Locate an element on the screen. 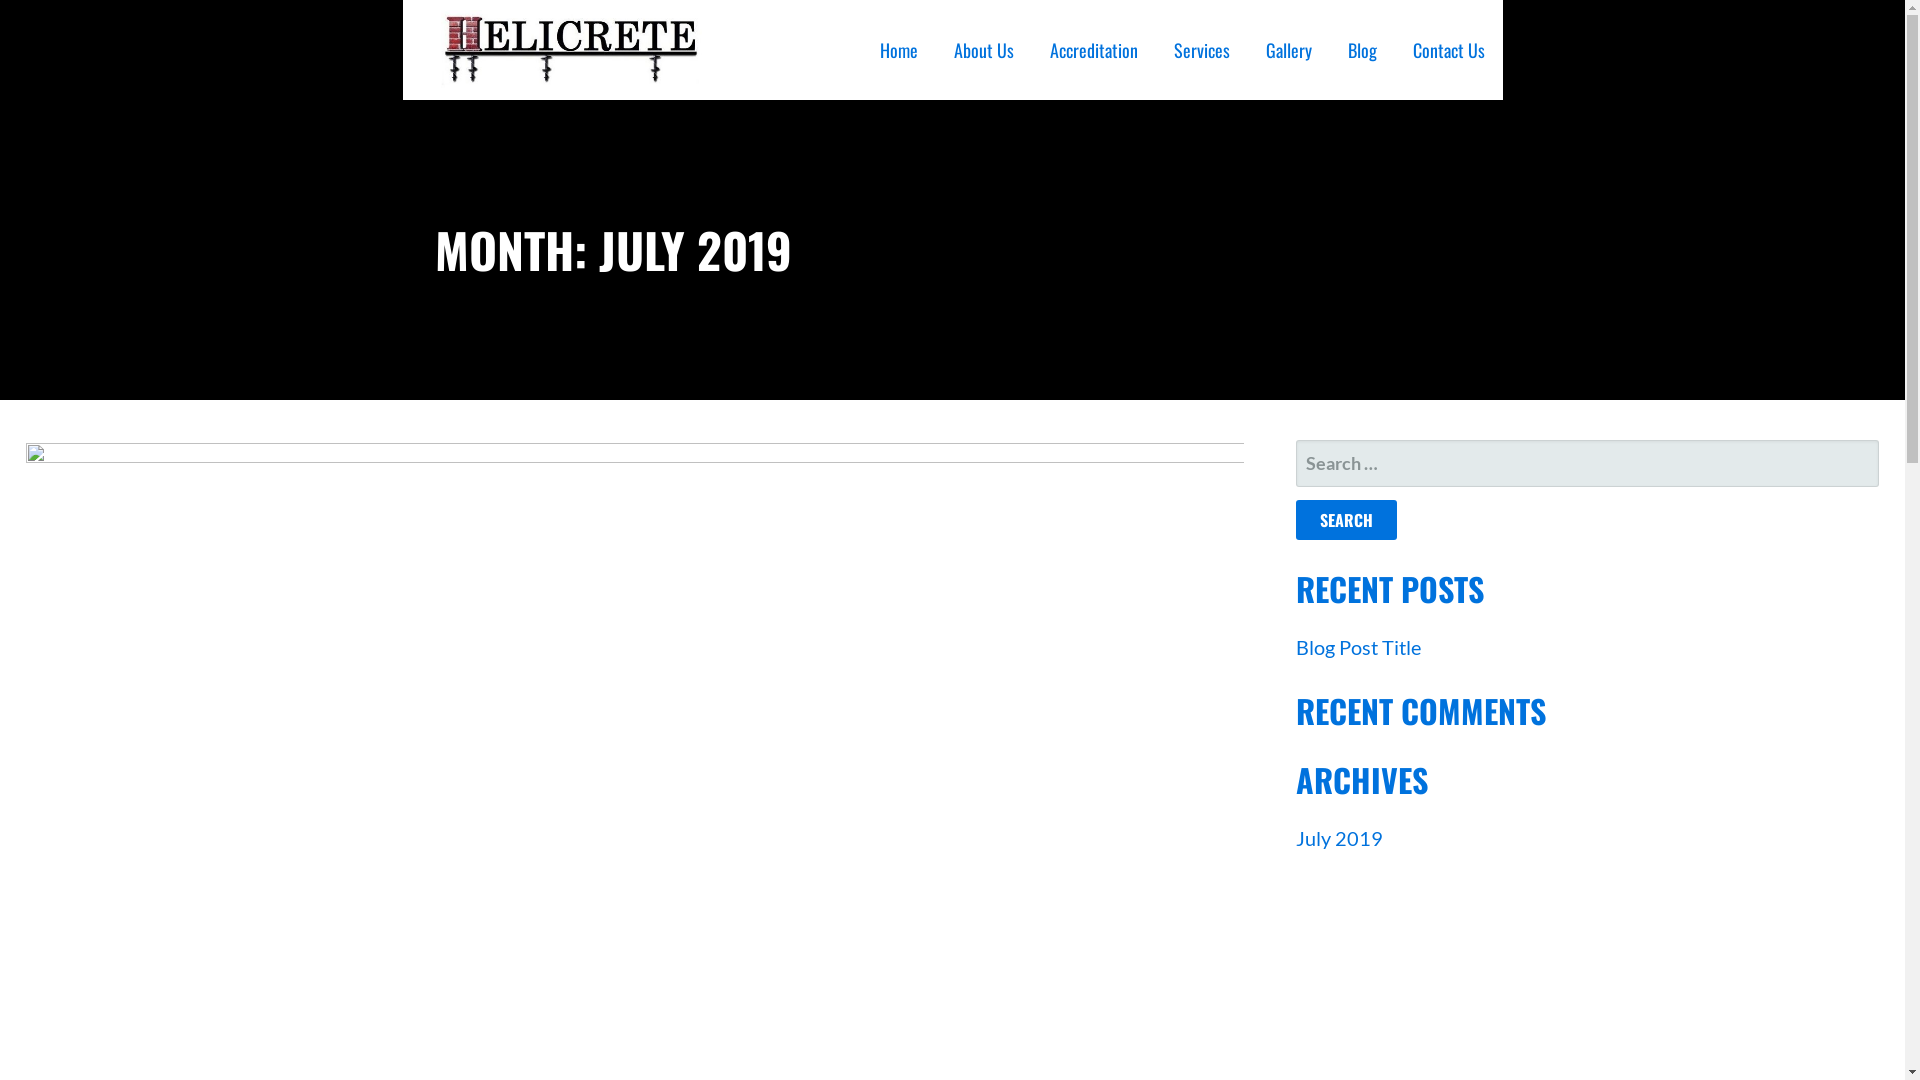 The height and width of the screenshot is (1080, 1920). 'Skip to content' is located at coordinates (0, 0).